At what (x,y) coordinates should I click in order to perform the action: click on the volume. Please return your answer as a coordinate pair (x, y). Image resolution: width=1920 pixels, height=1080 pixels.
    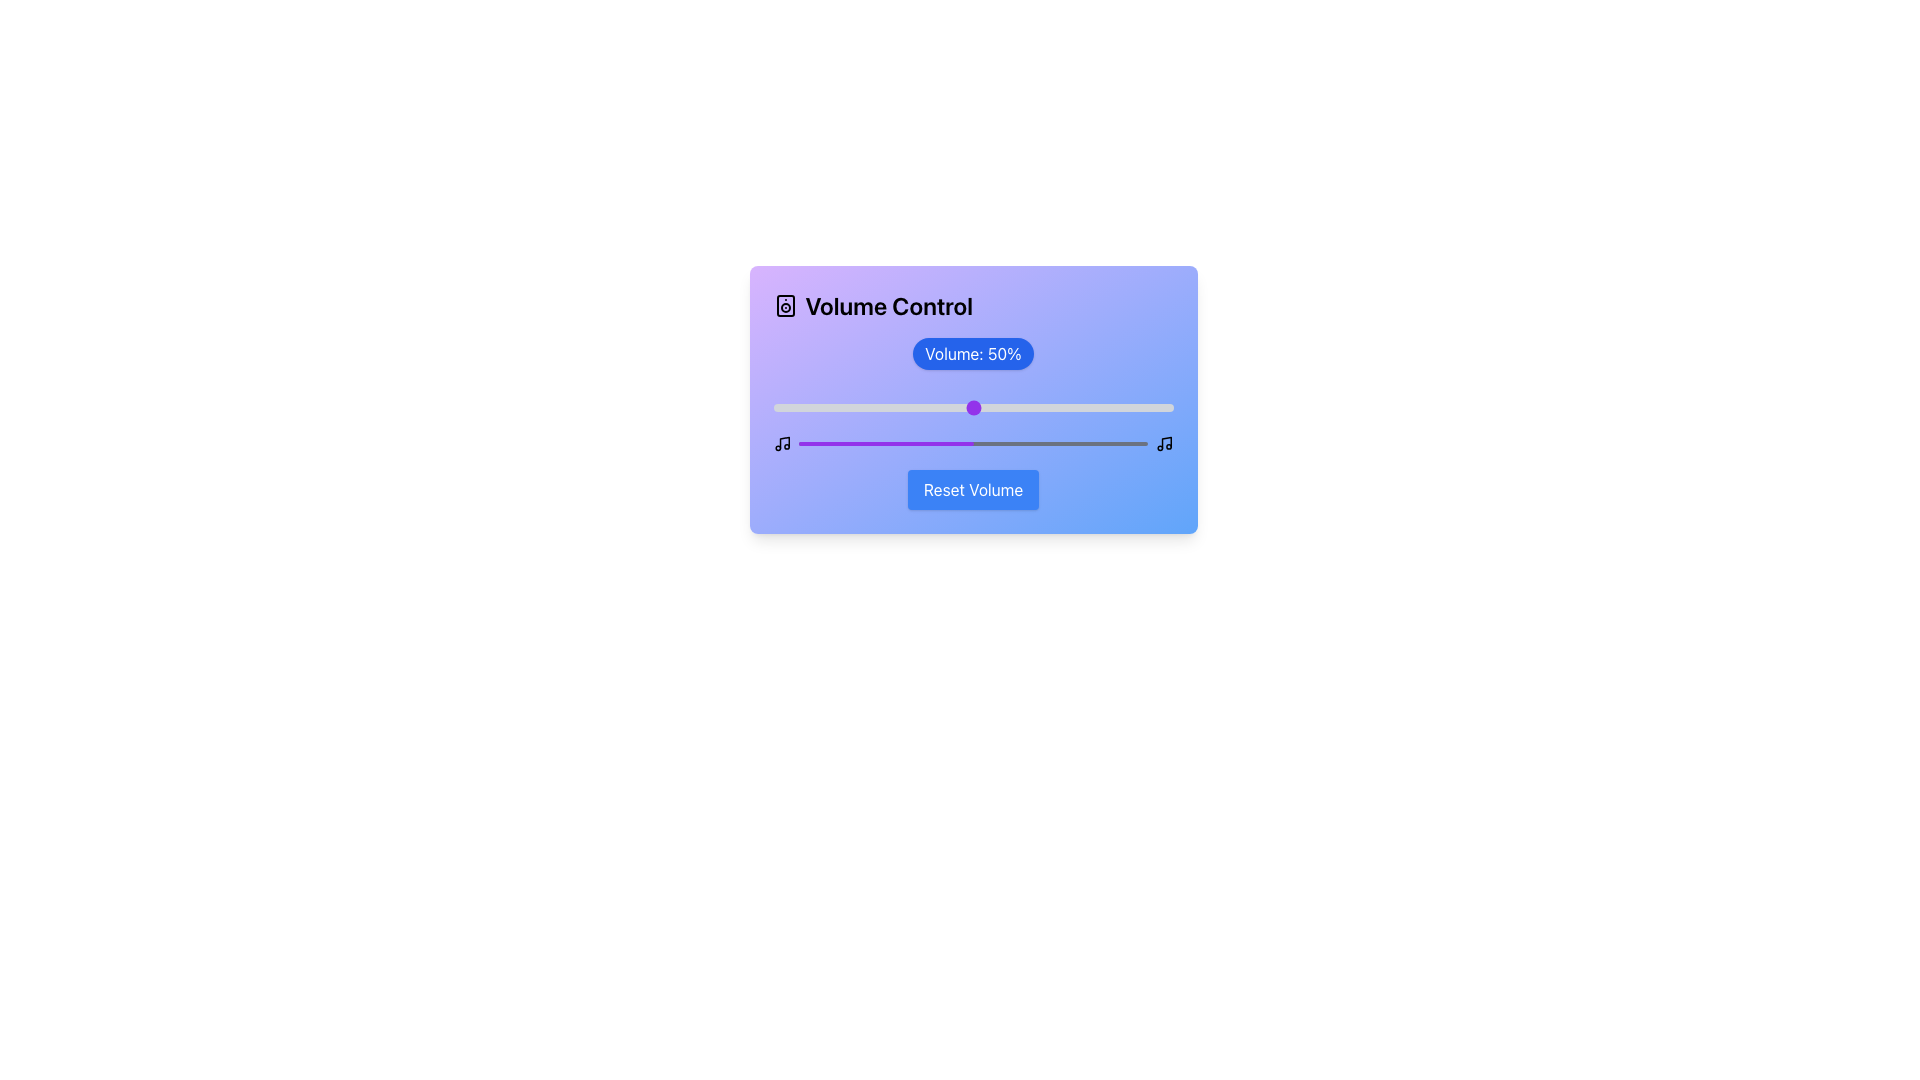
    Looking at the image, I should click on (826, 442).